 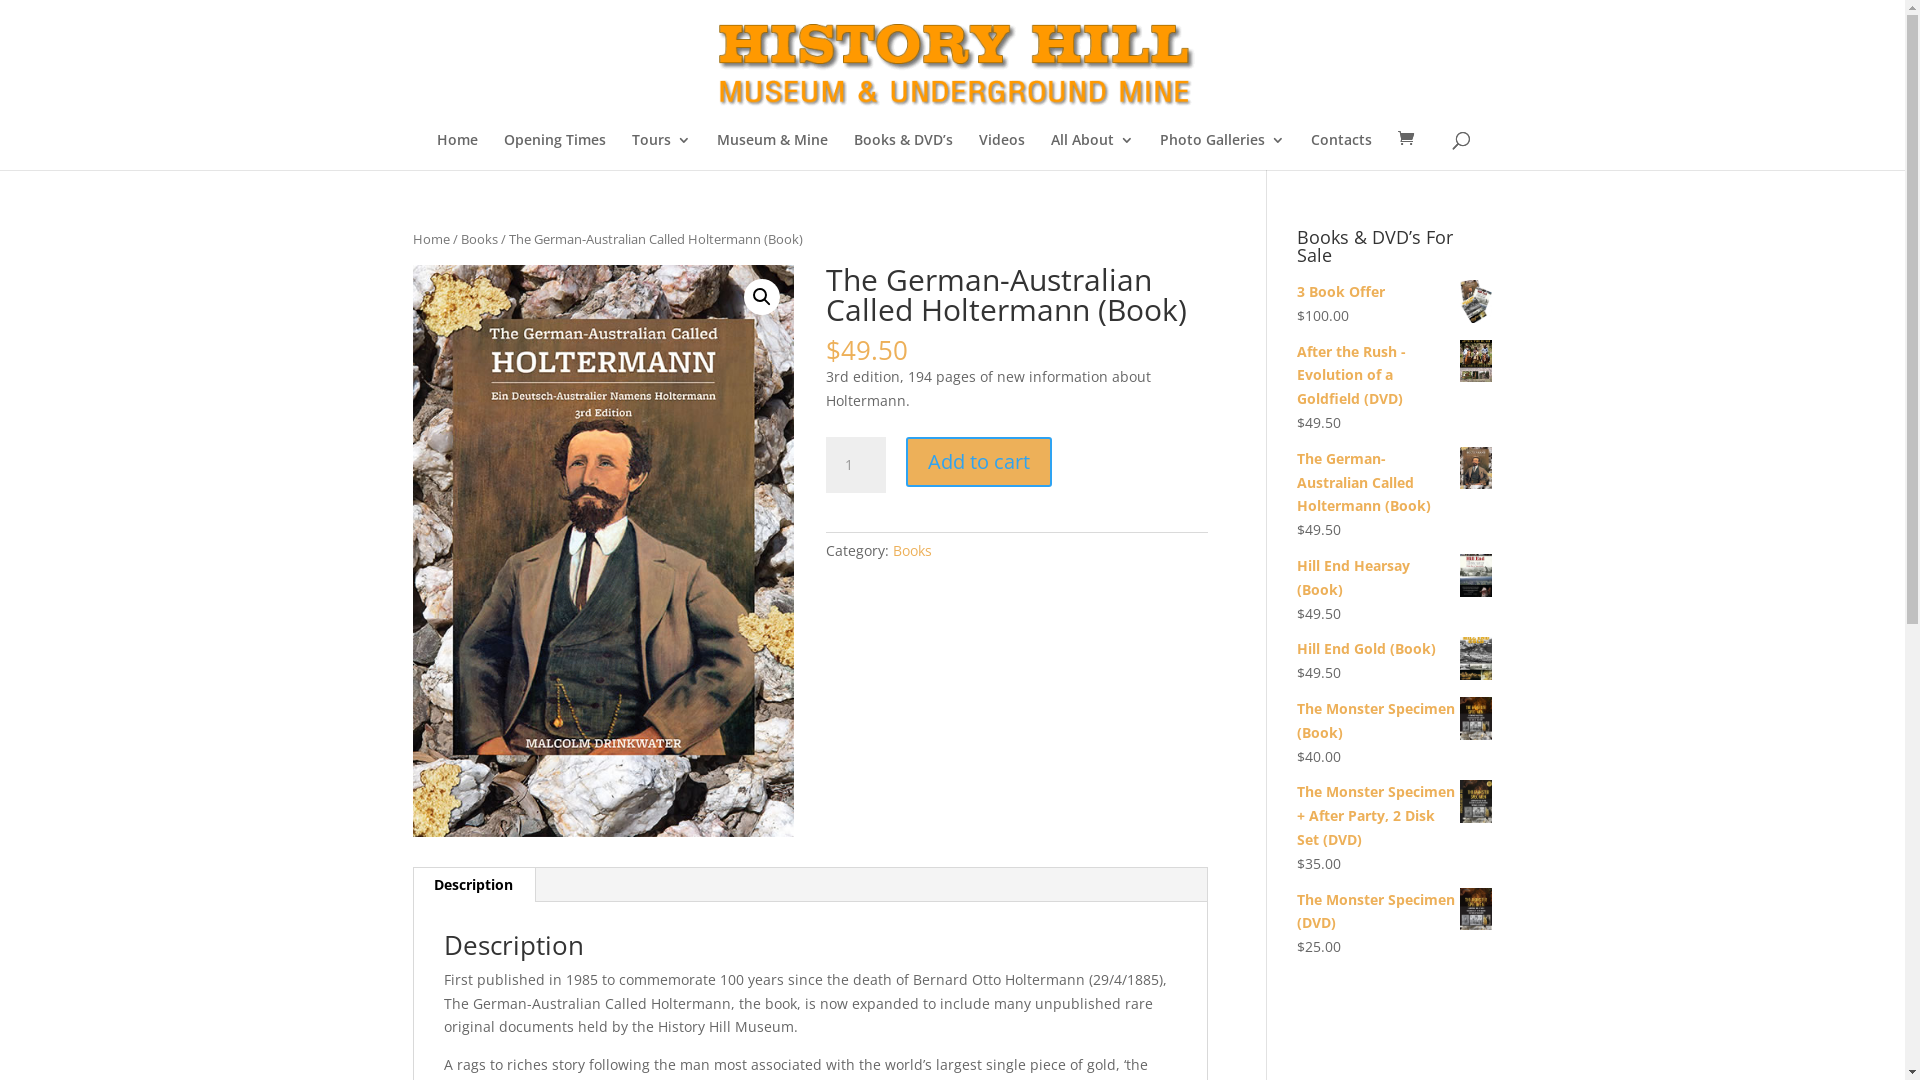 What do you see at coordinates (1393, 648) in the screenshot?
I see `'Hill End Gold (Book)'` at bounding box center [1393, 648].